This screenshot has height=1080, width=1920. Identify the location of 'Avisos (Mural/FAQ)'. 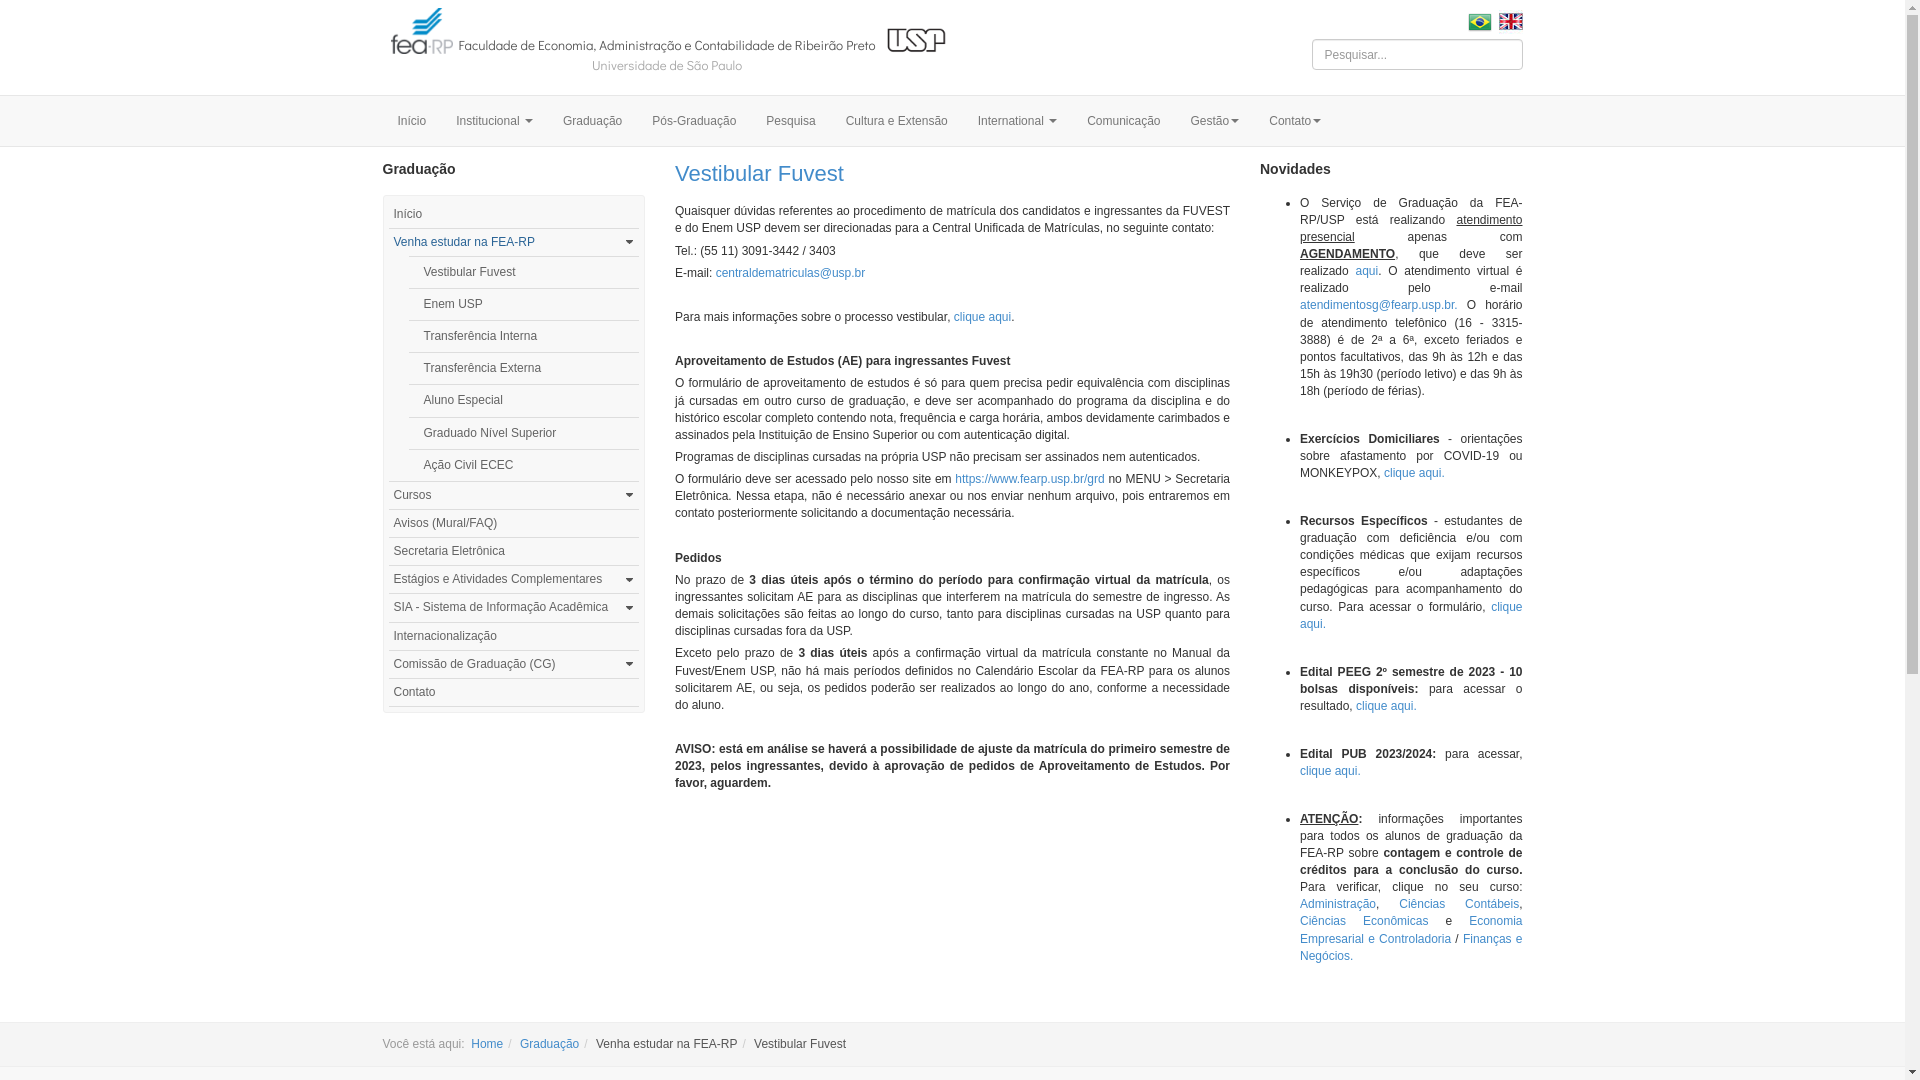
(388, 522).